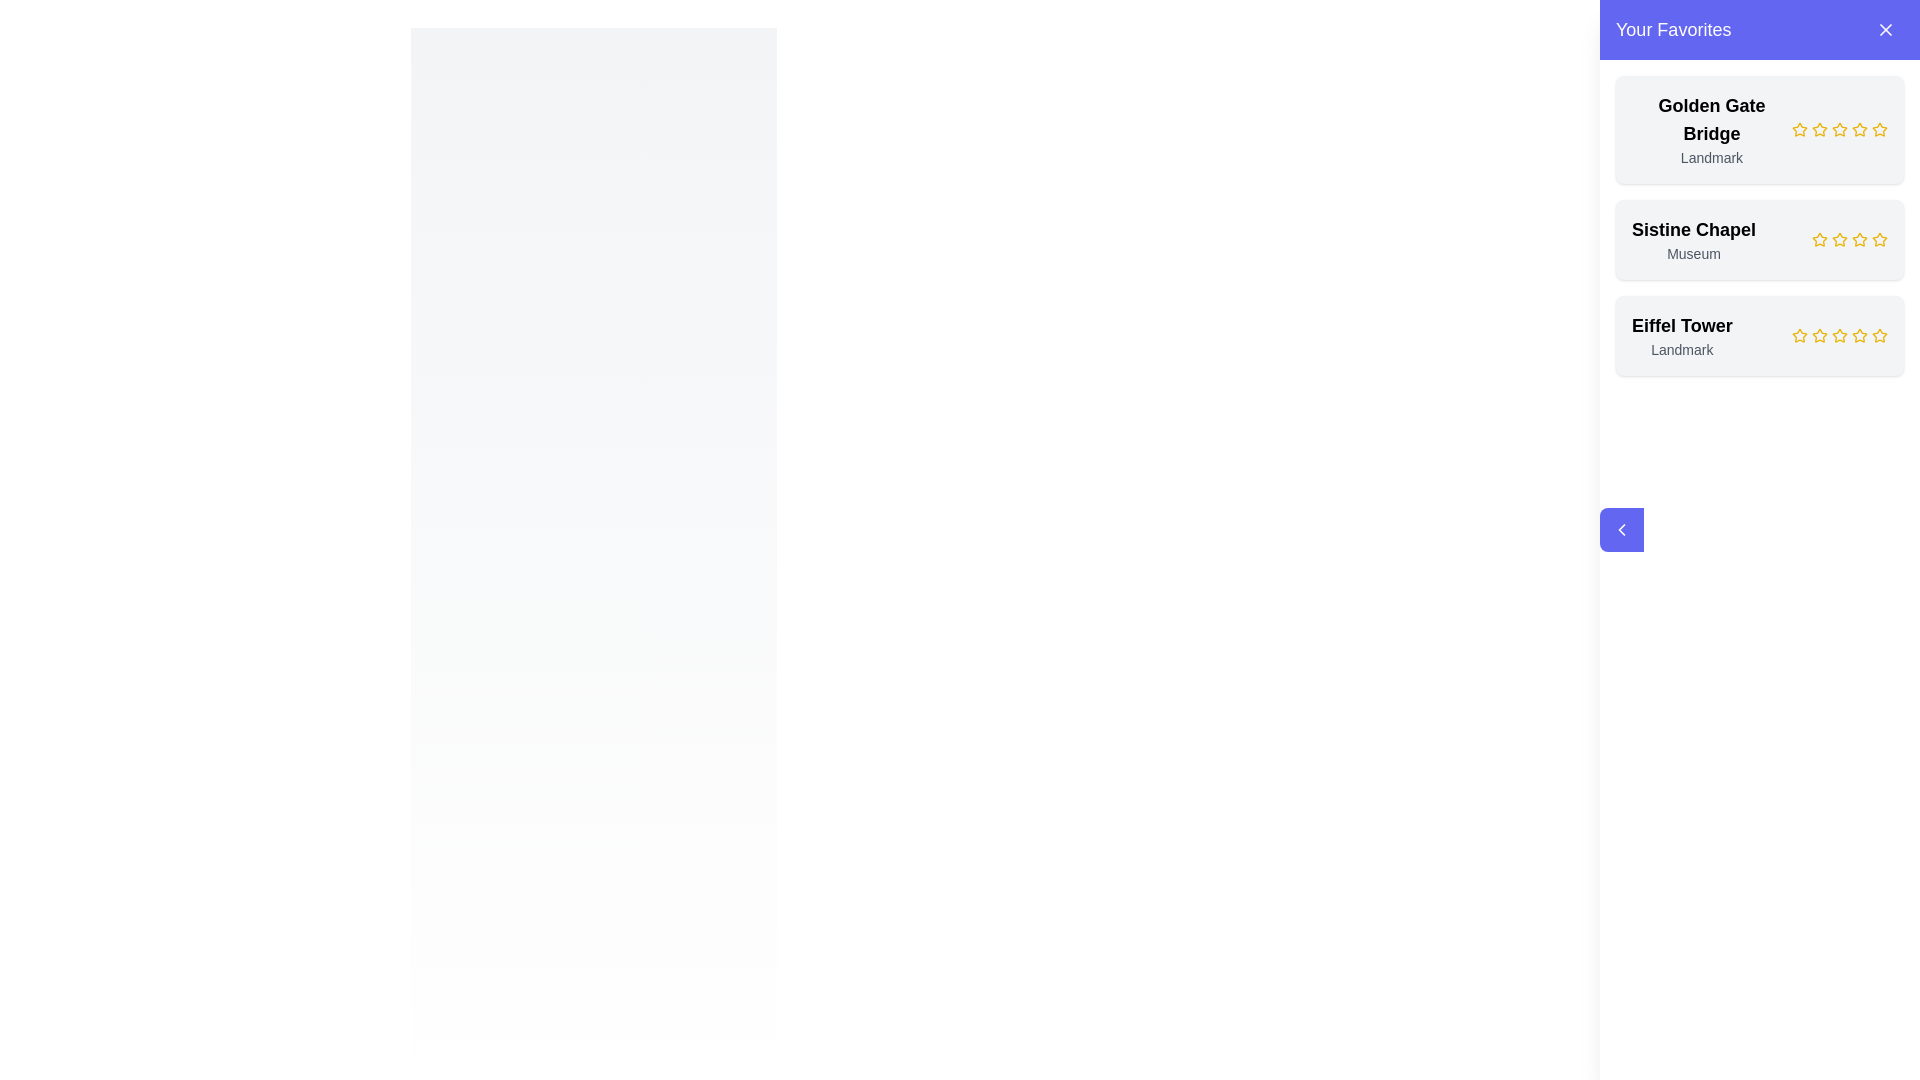 The image size is (1920, 1080). I want to click on the static text label identifying the landmark 'Golden Gate Bridge' in the right-hand sidebar, so click(1711, 119).